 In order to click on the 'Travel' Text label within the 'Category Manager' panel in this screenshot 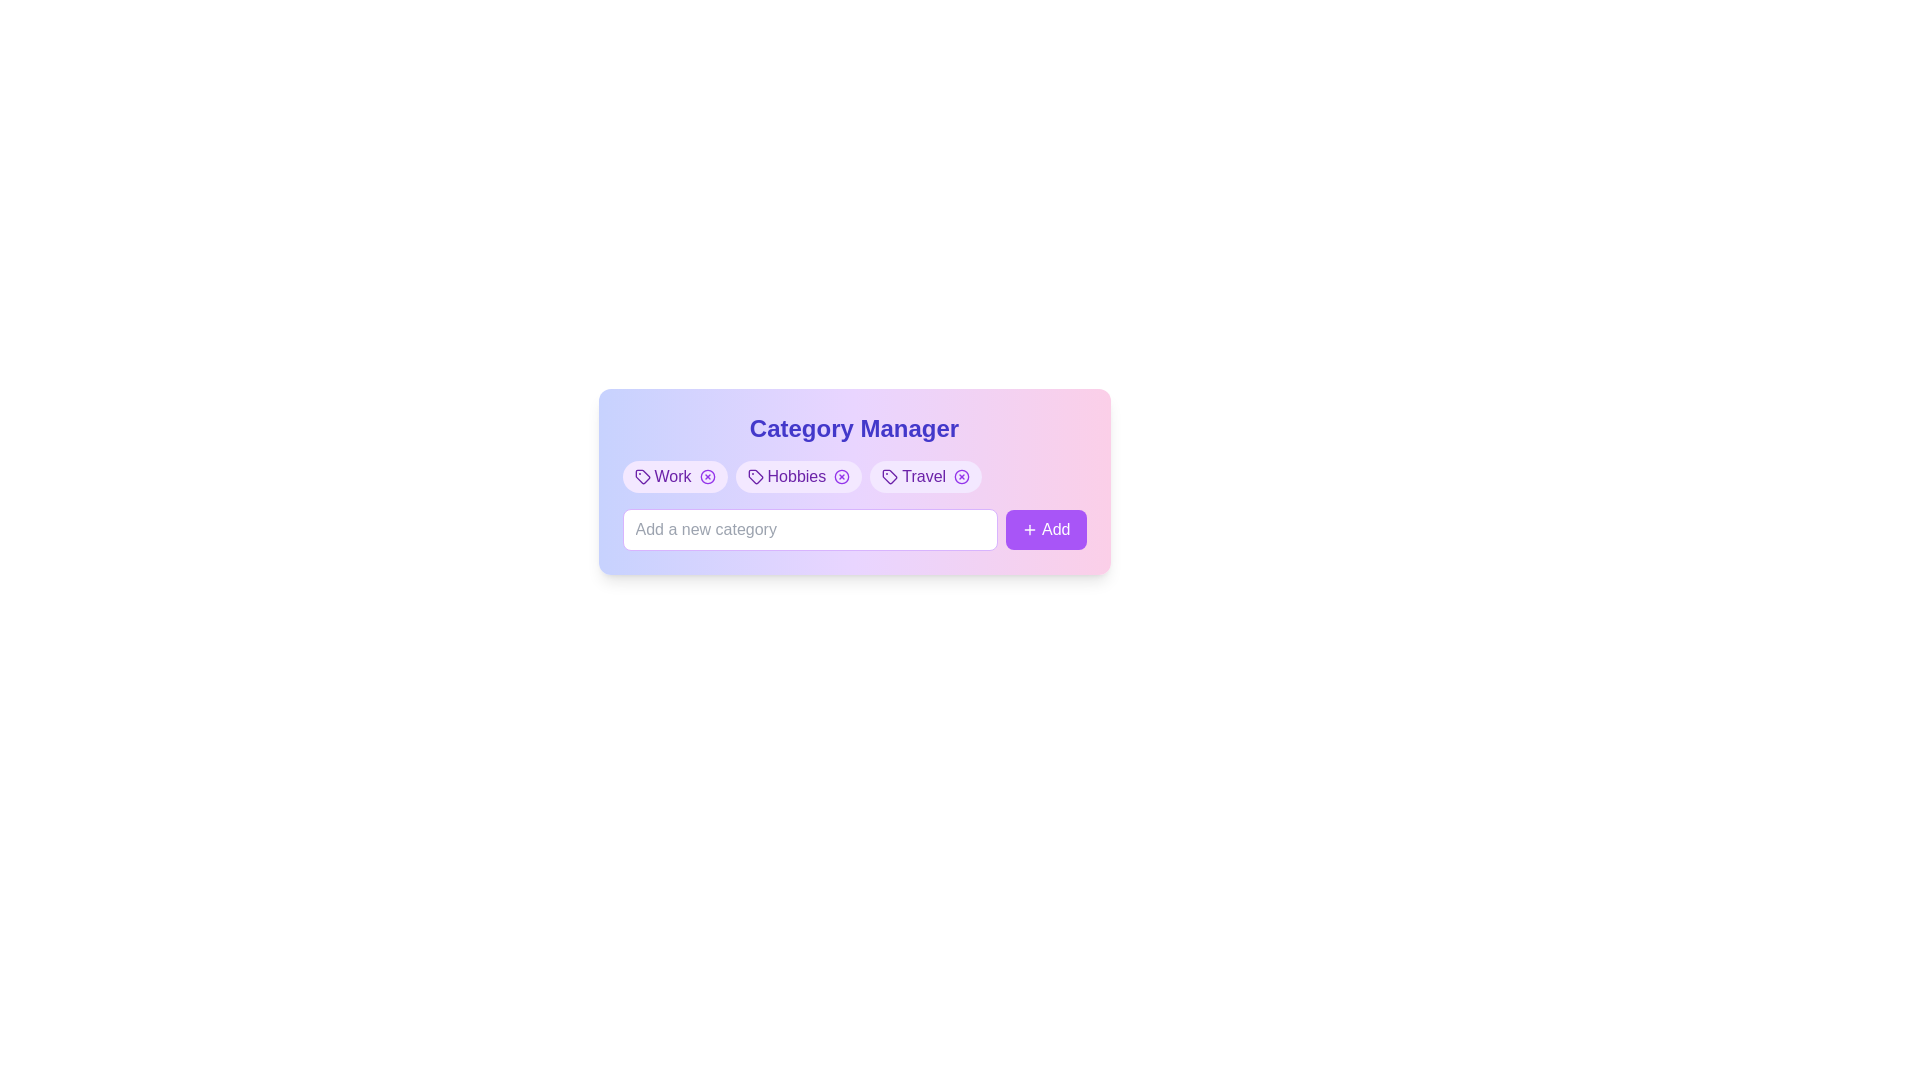, I will do `click(923, 477)`.